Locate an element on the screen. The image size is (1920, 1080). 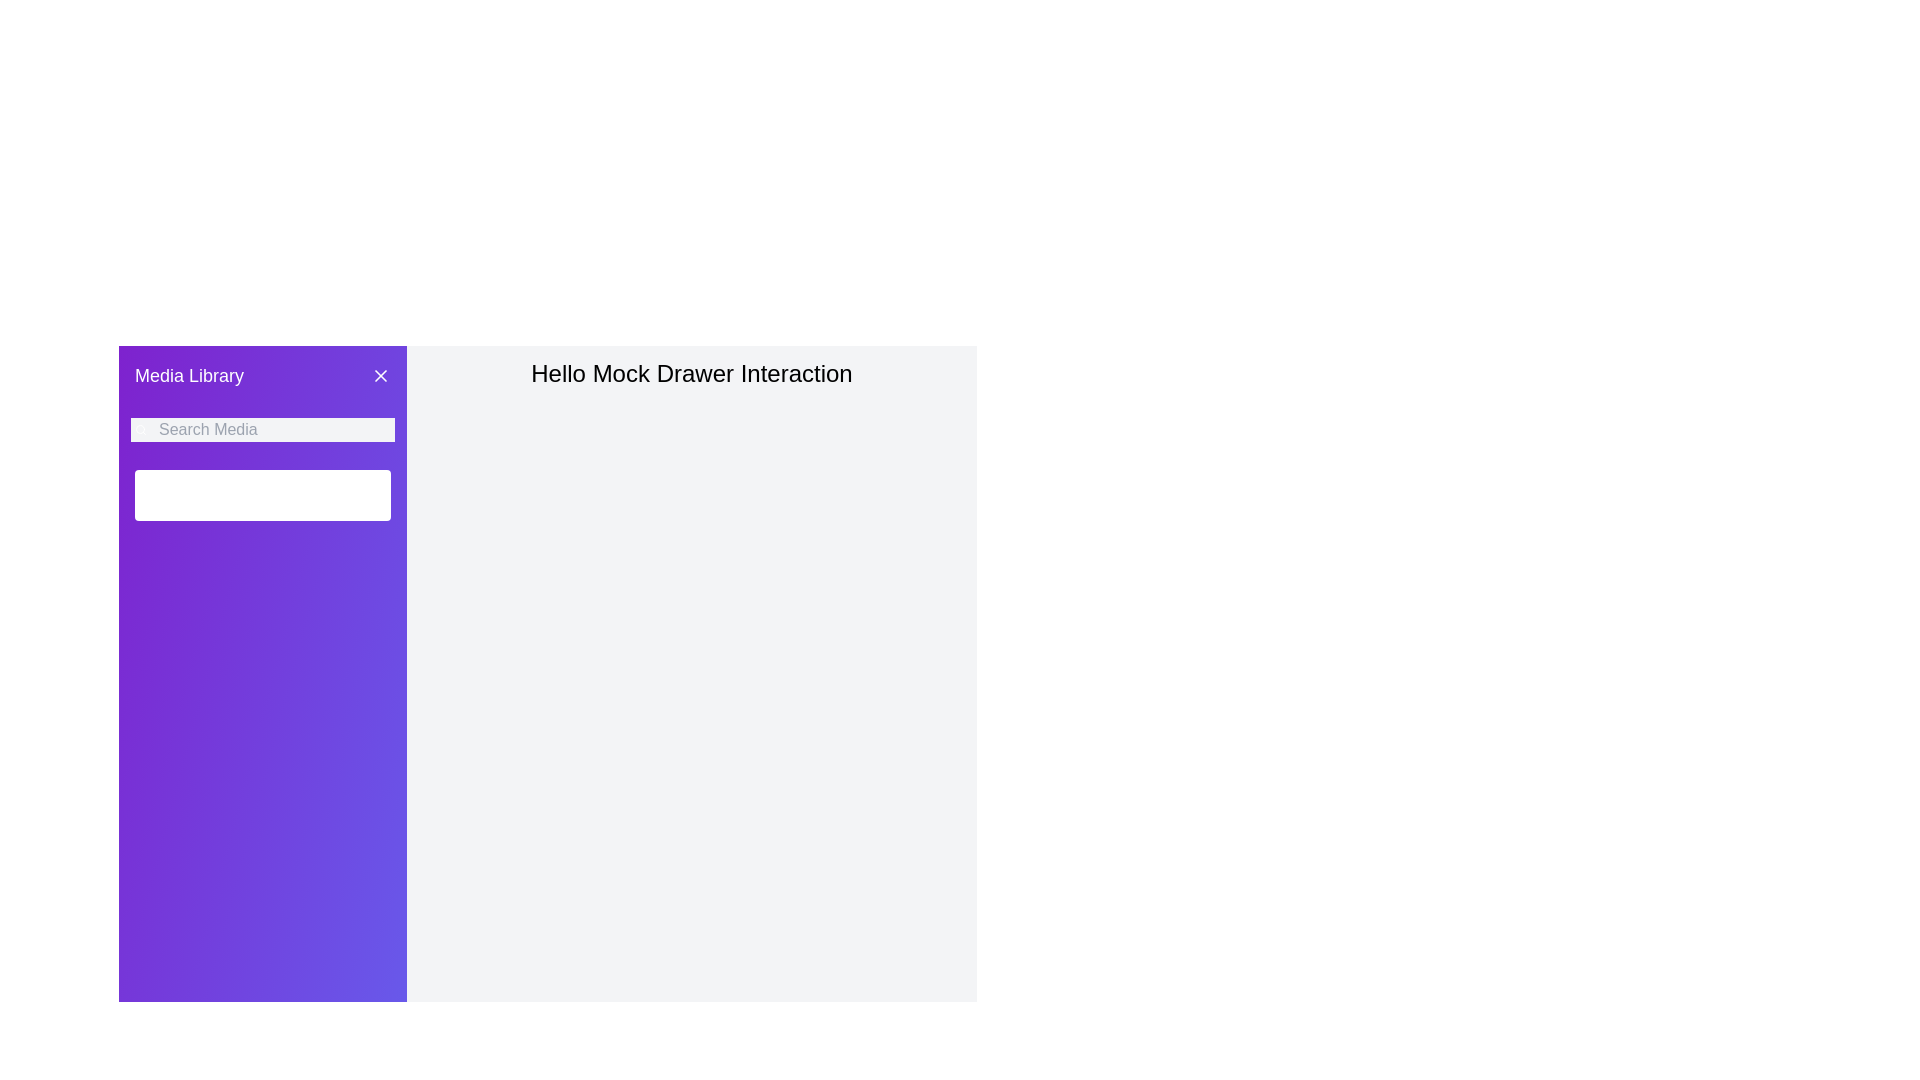
the 'X' icon button located in the top-right corner of the purple header section labeled 'Media Library' is located at coordinates (380, 375).